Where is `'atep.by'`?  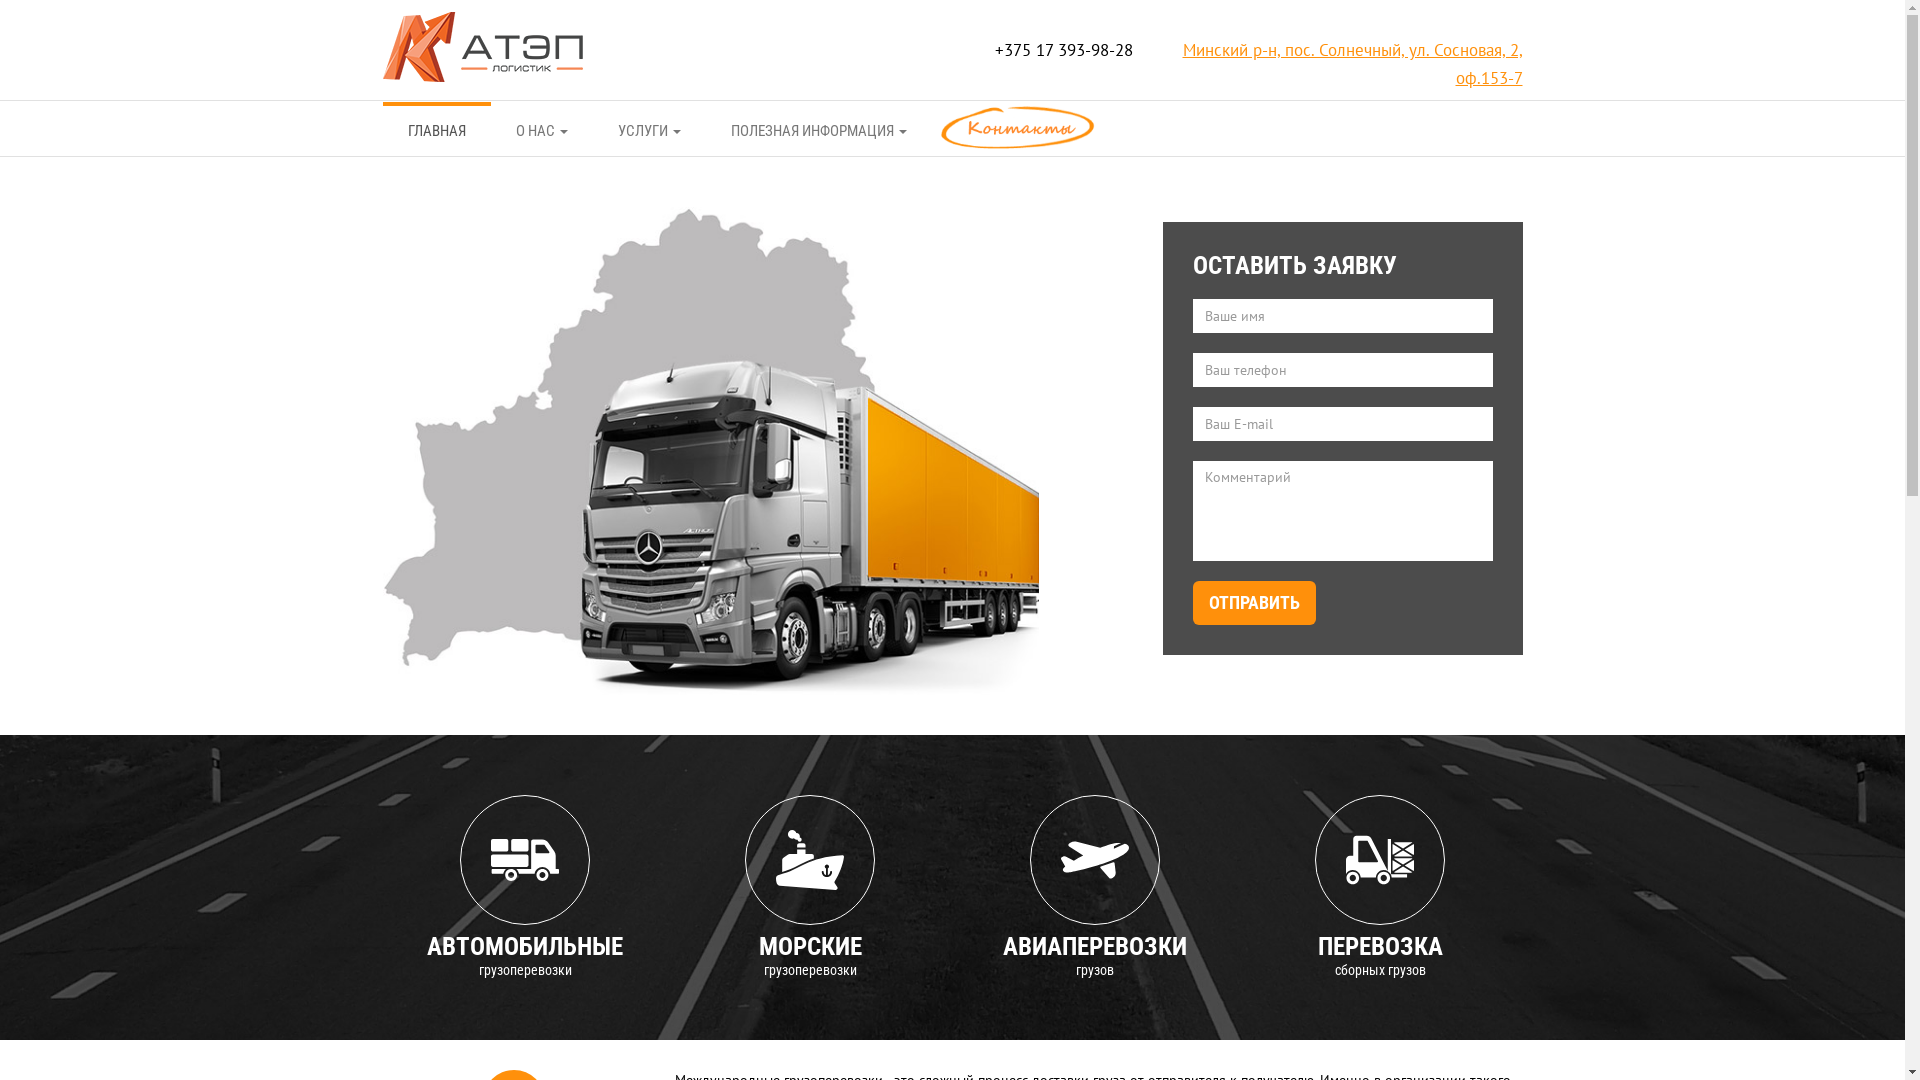
'atep.by' is located at coordinates (481, 43).